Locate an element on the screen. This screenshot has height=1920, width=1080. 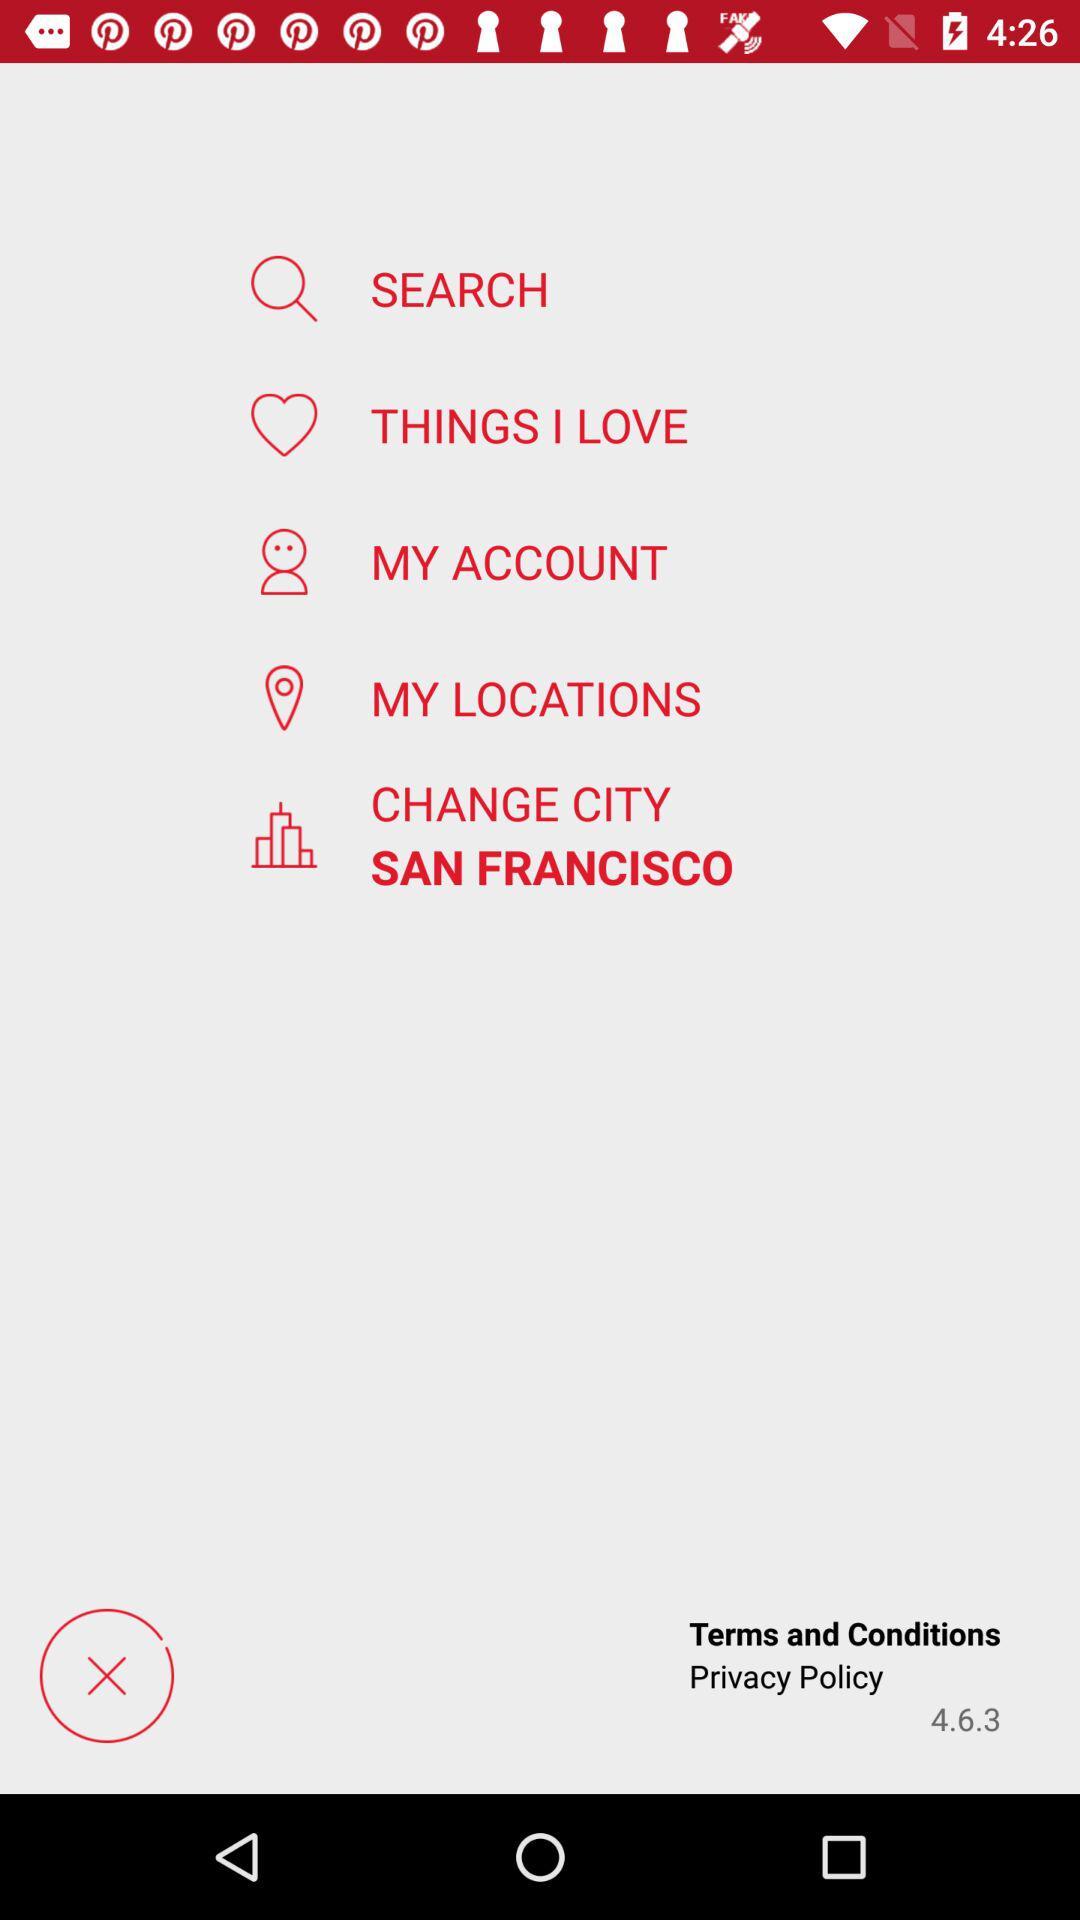
the item below the my locations app is located at coordinates (519, 802).